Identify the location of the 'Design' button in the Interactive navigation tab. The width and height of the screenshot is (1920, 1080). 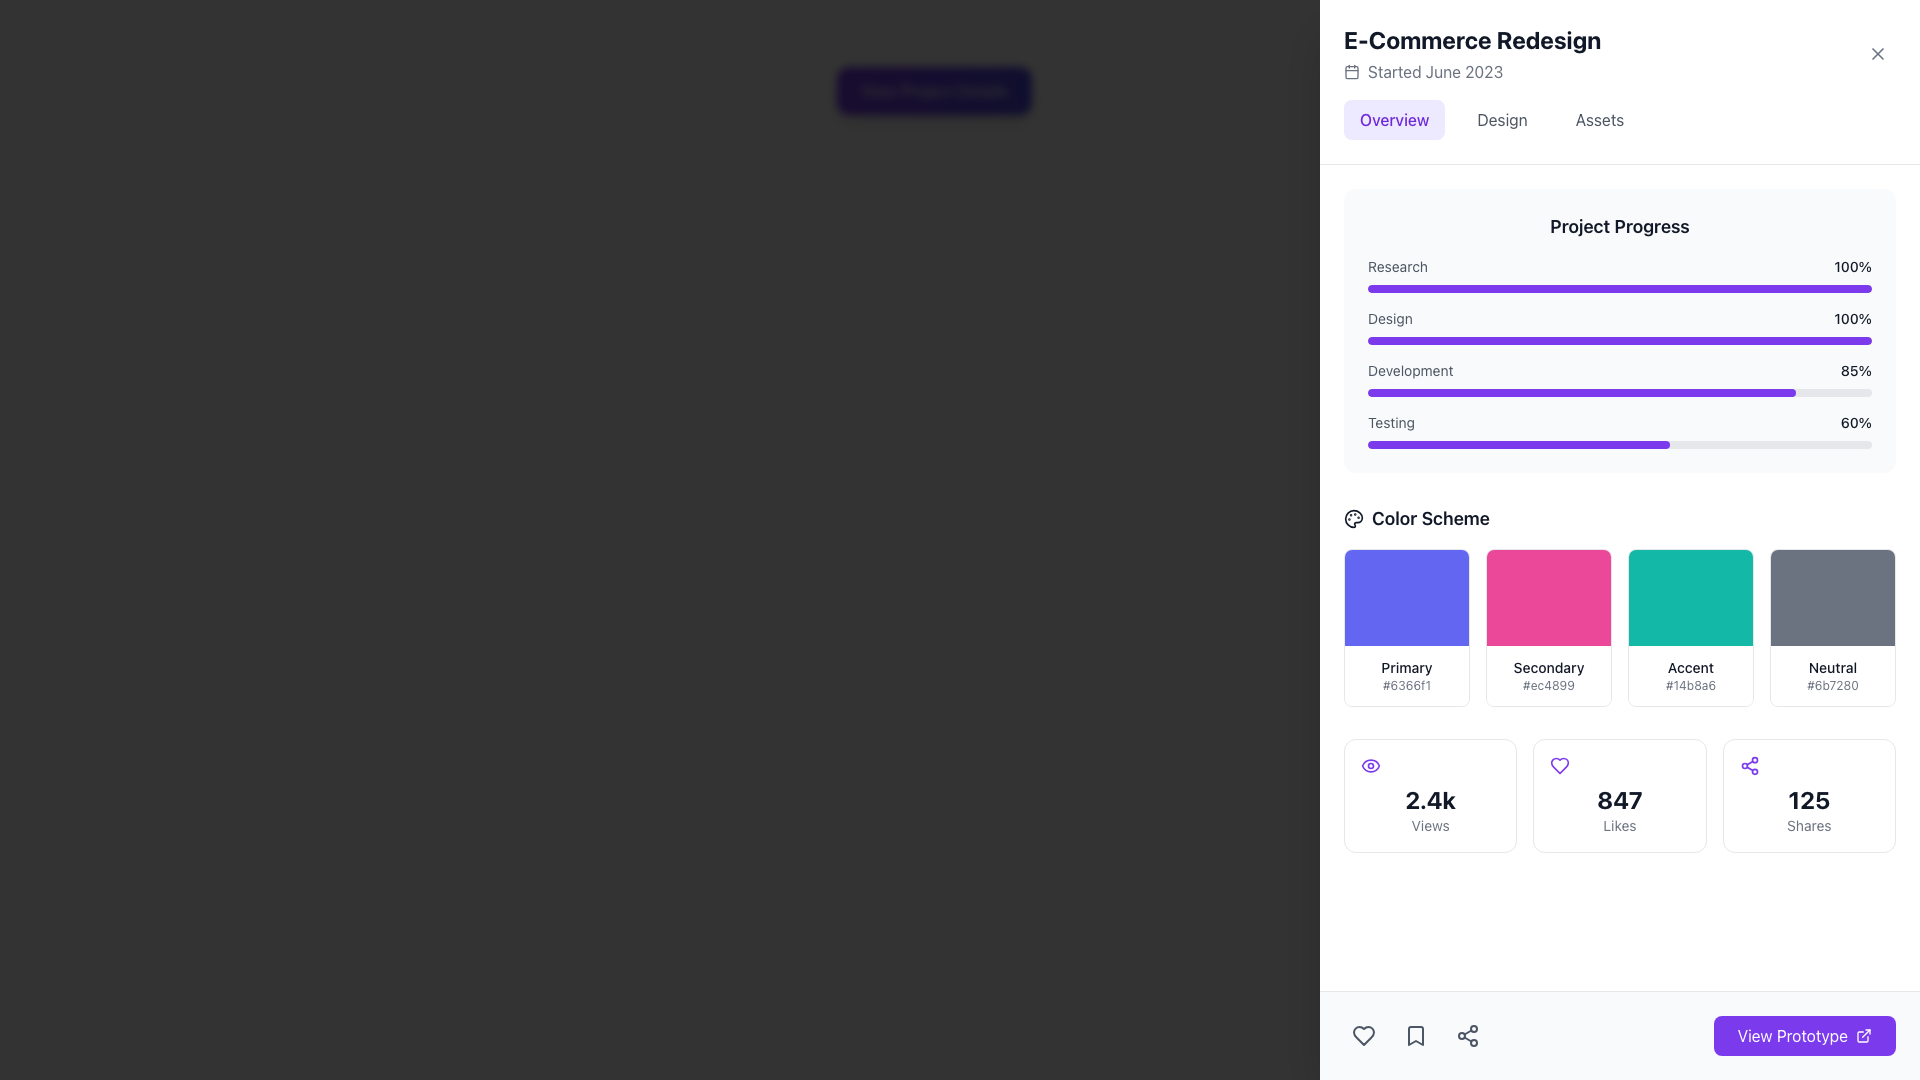
(1502, 119).